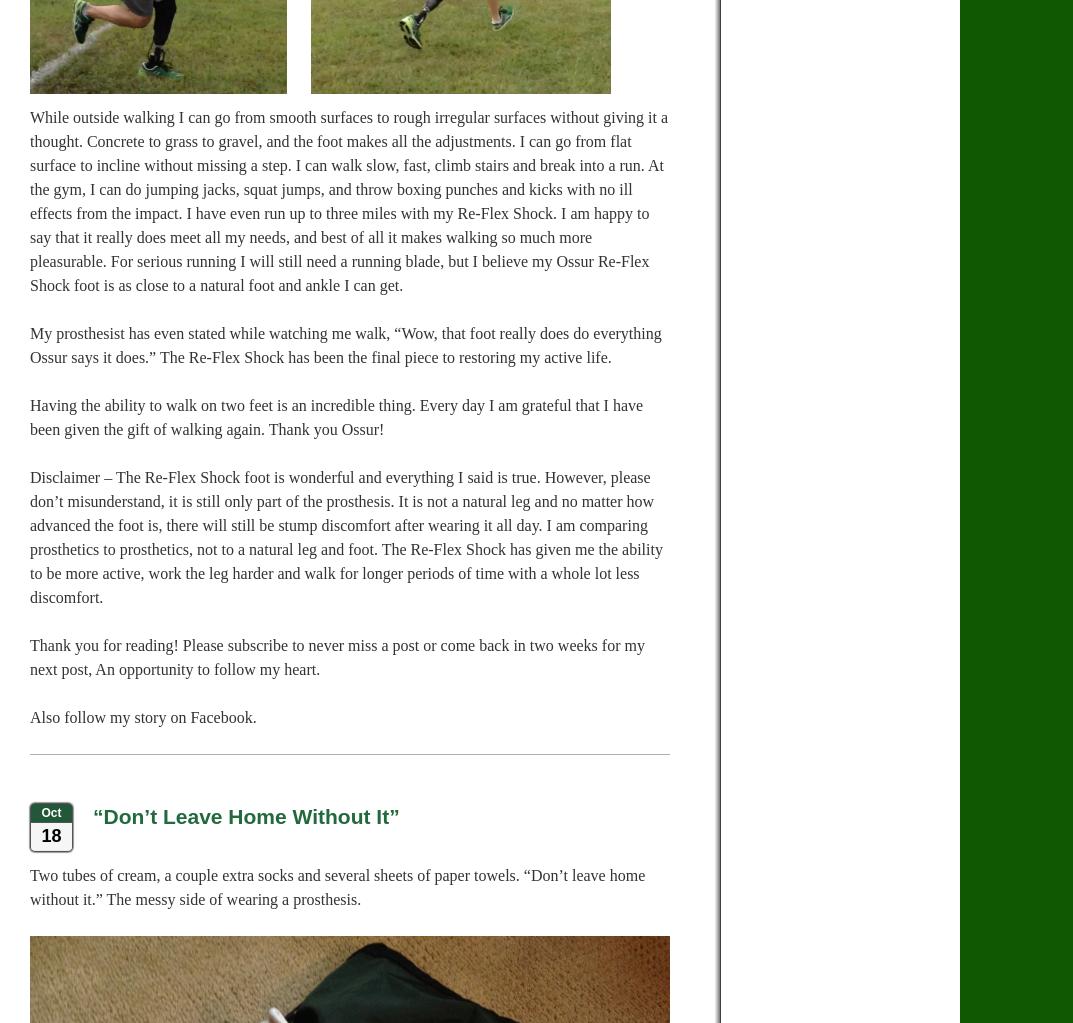  Describe the element at coordinates (337, 657) in the screenshot. I see `'Thank you for reading! Please subscribe to never miss a post or come back in two weeks for my next post, An opportunity to follow my heart.'` at that location.